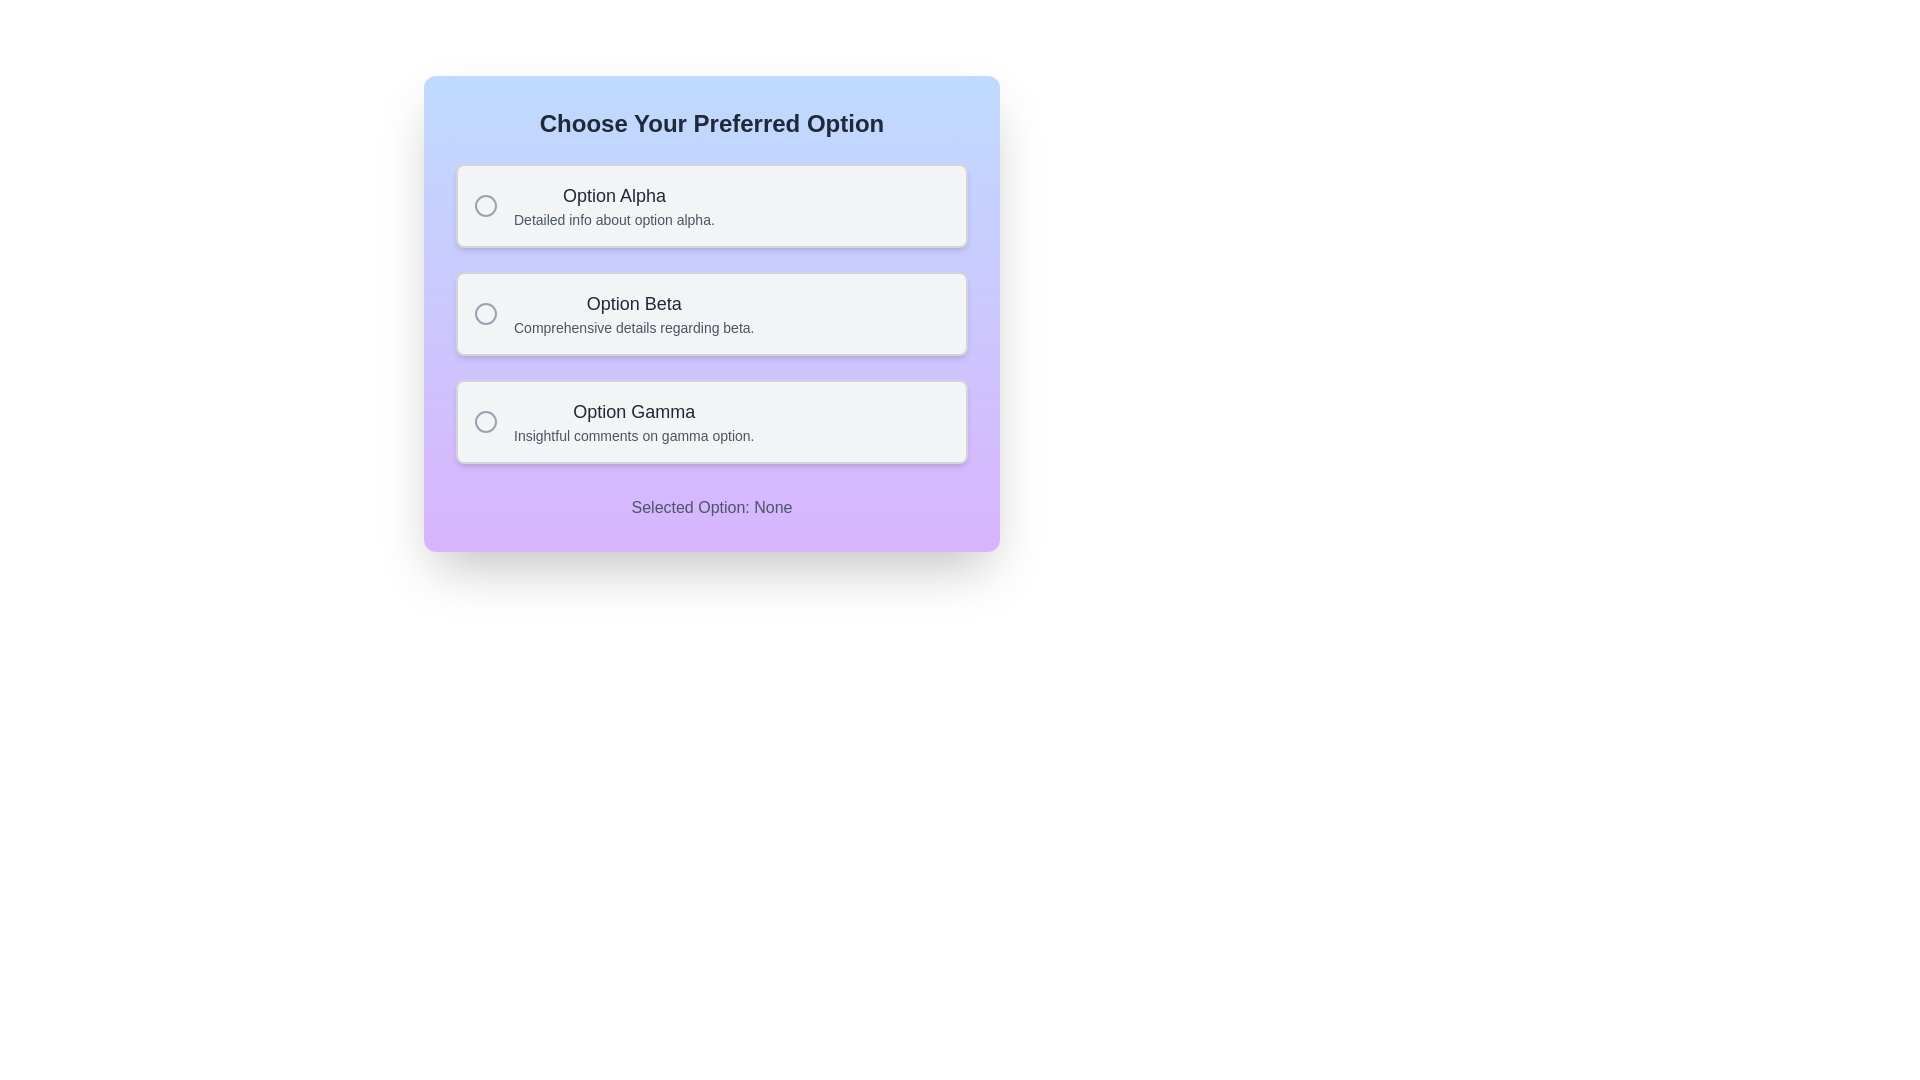 The width and height of the screenshot is (1920, 1080). I want to click on information presented in the small gray text label located below the 'Option Gamma' label within the third selection box, so click(633, 434).